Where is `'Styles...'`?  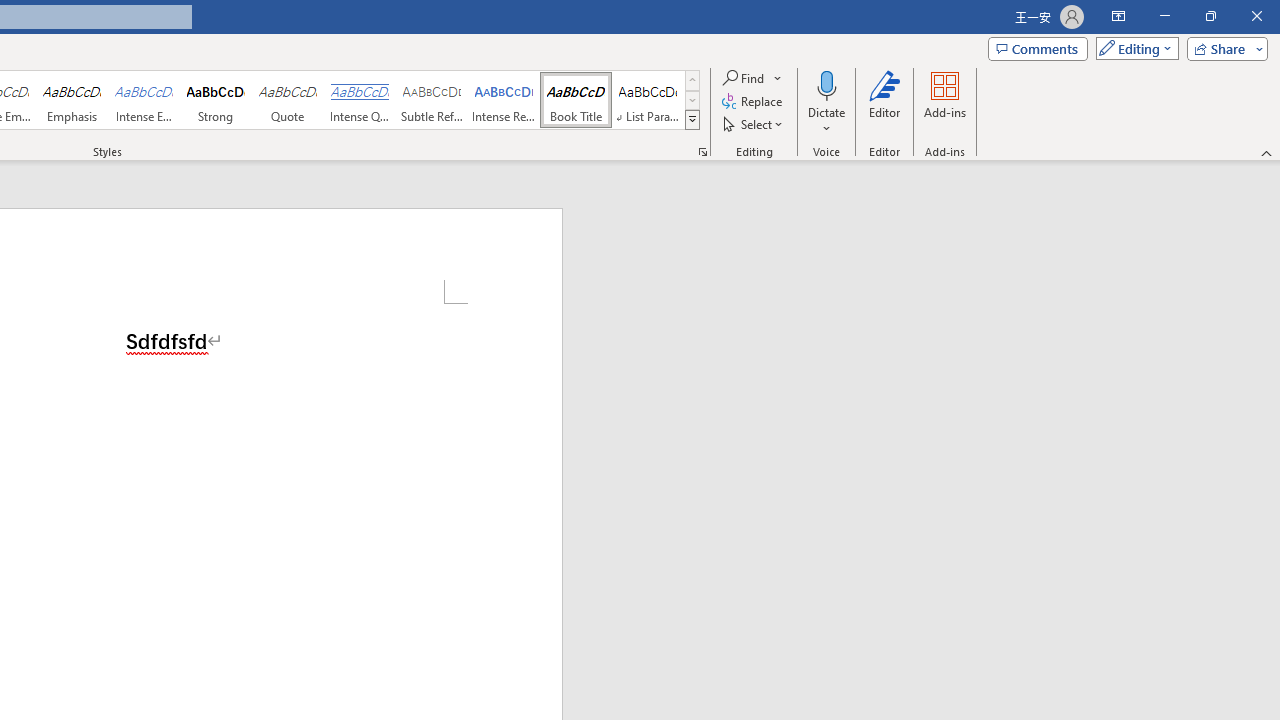 'Styles...' is located at coordinates (702, 150).